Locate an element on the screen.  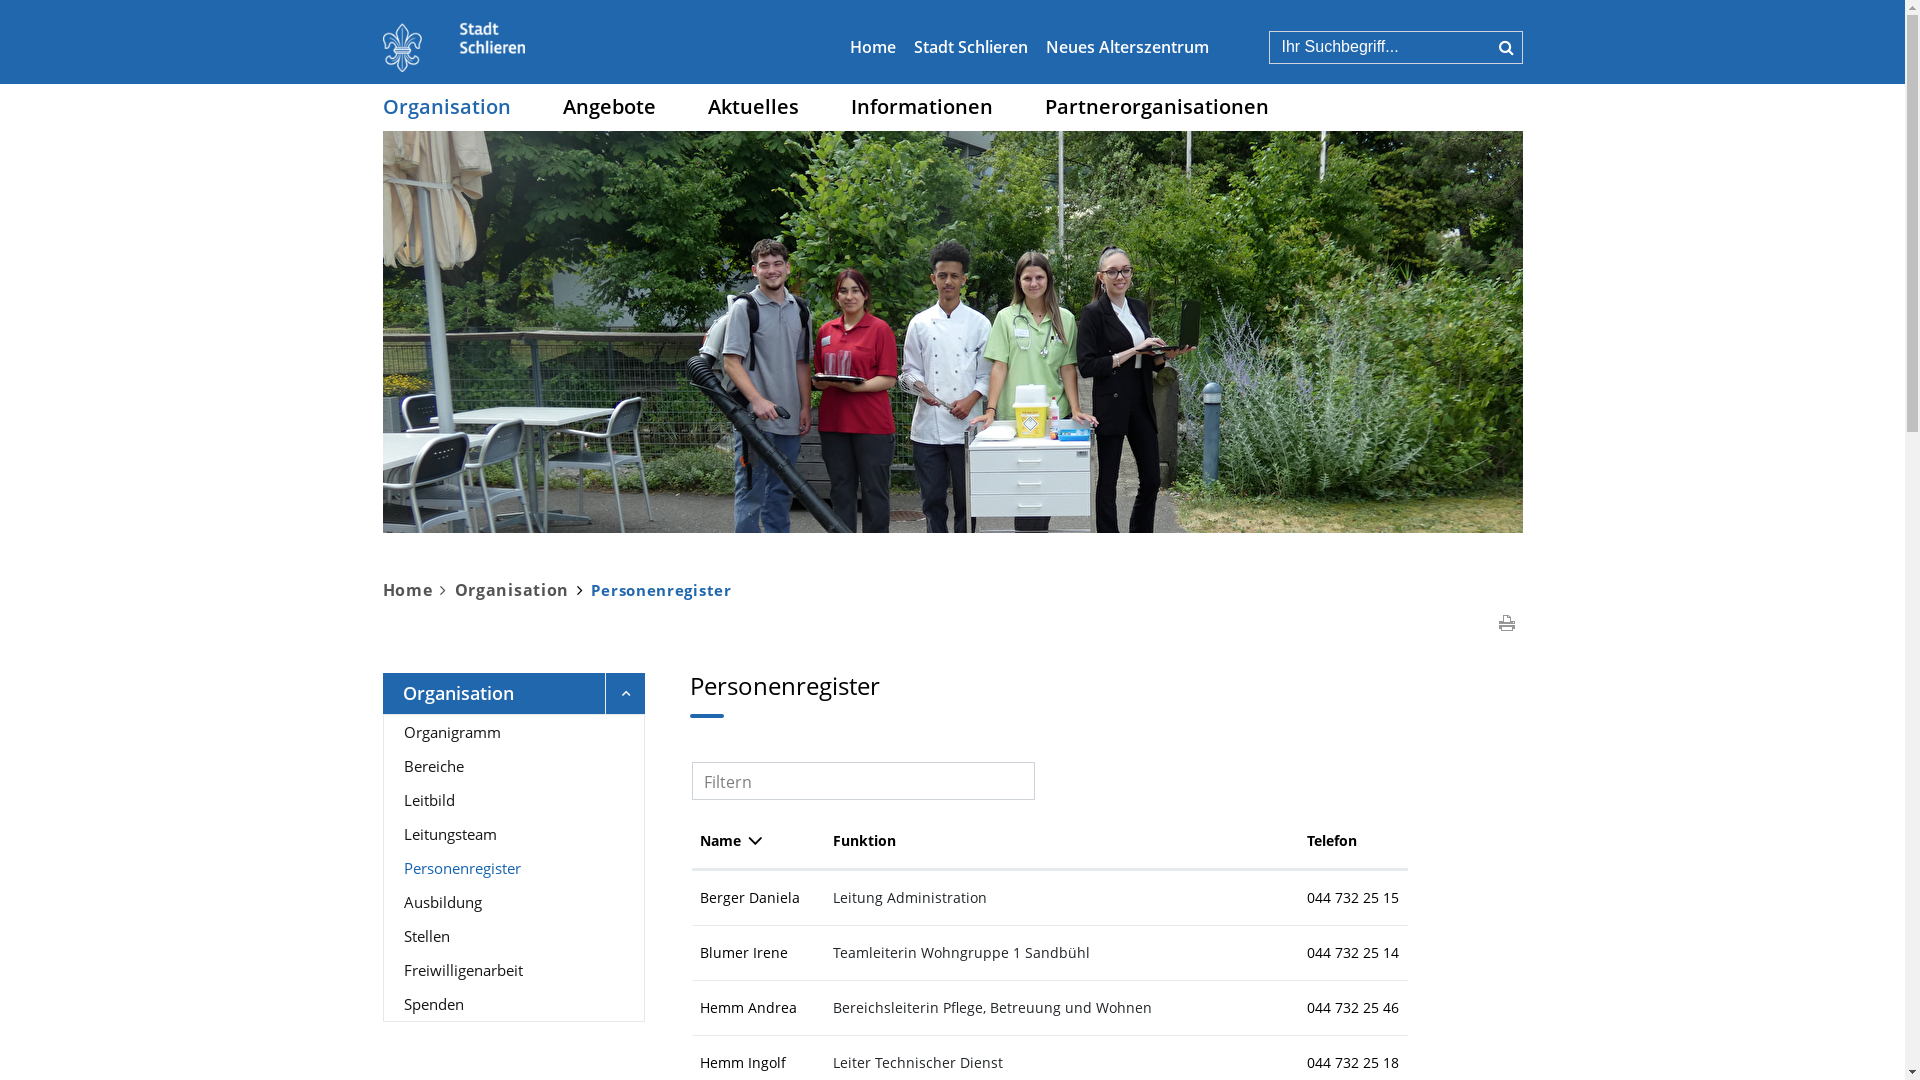
'Spenden' is located at coordinates (514, 1003).